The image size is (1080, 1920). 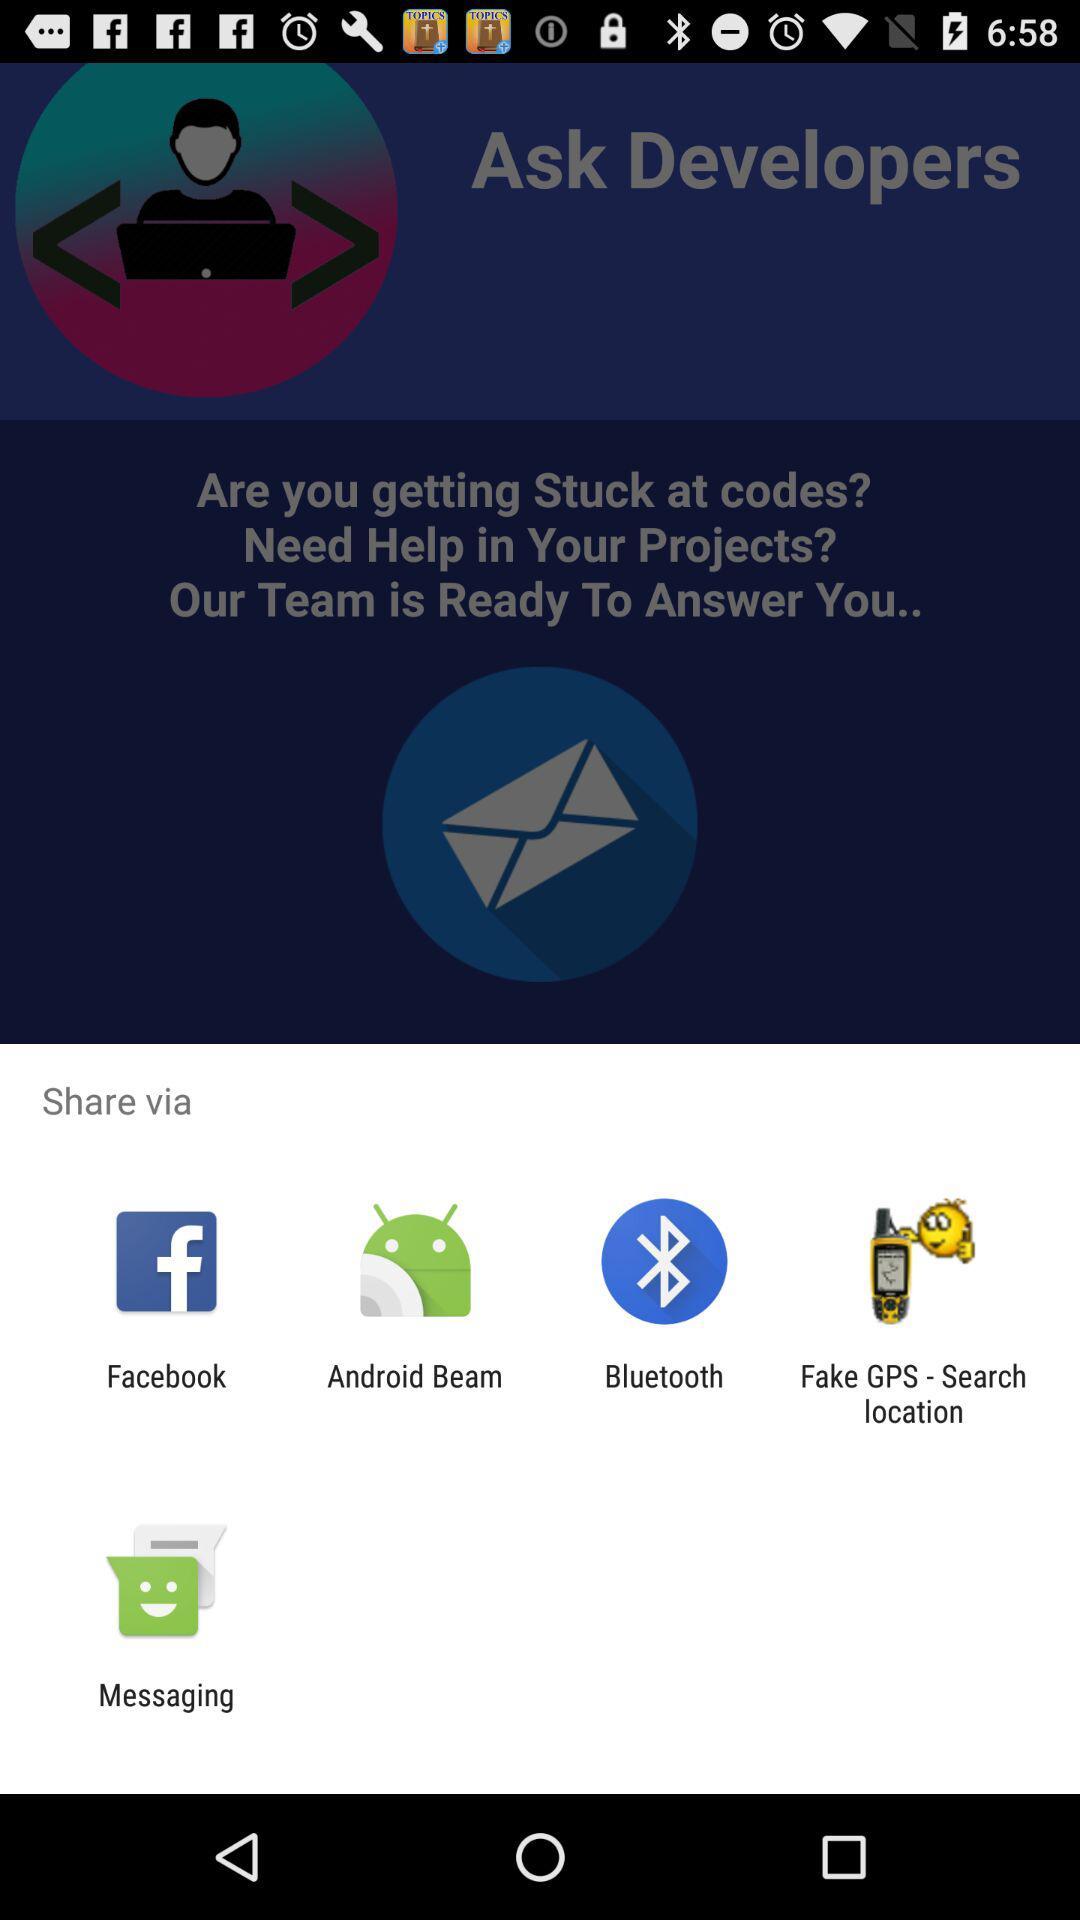 I want to click on the icon to the left of the fake gps search item, so click(x=664, y=1392).